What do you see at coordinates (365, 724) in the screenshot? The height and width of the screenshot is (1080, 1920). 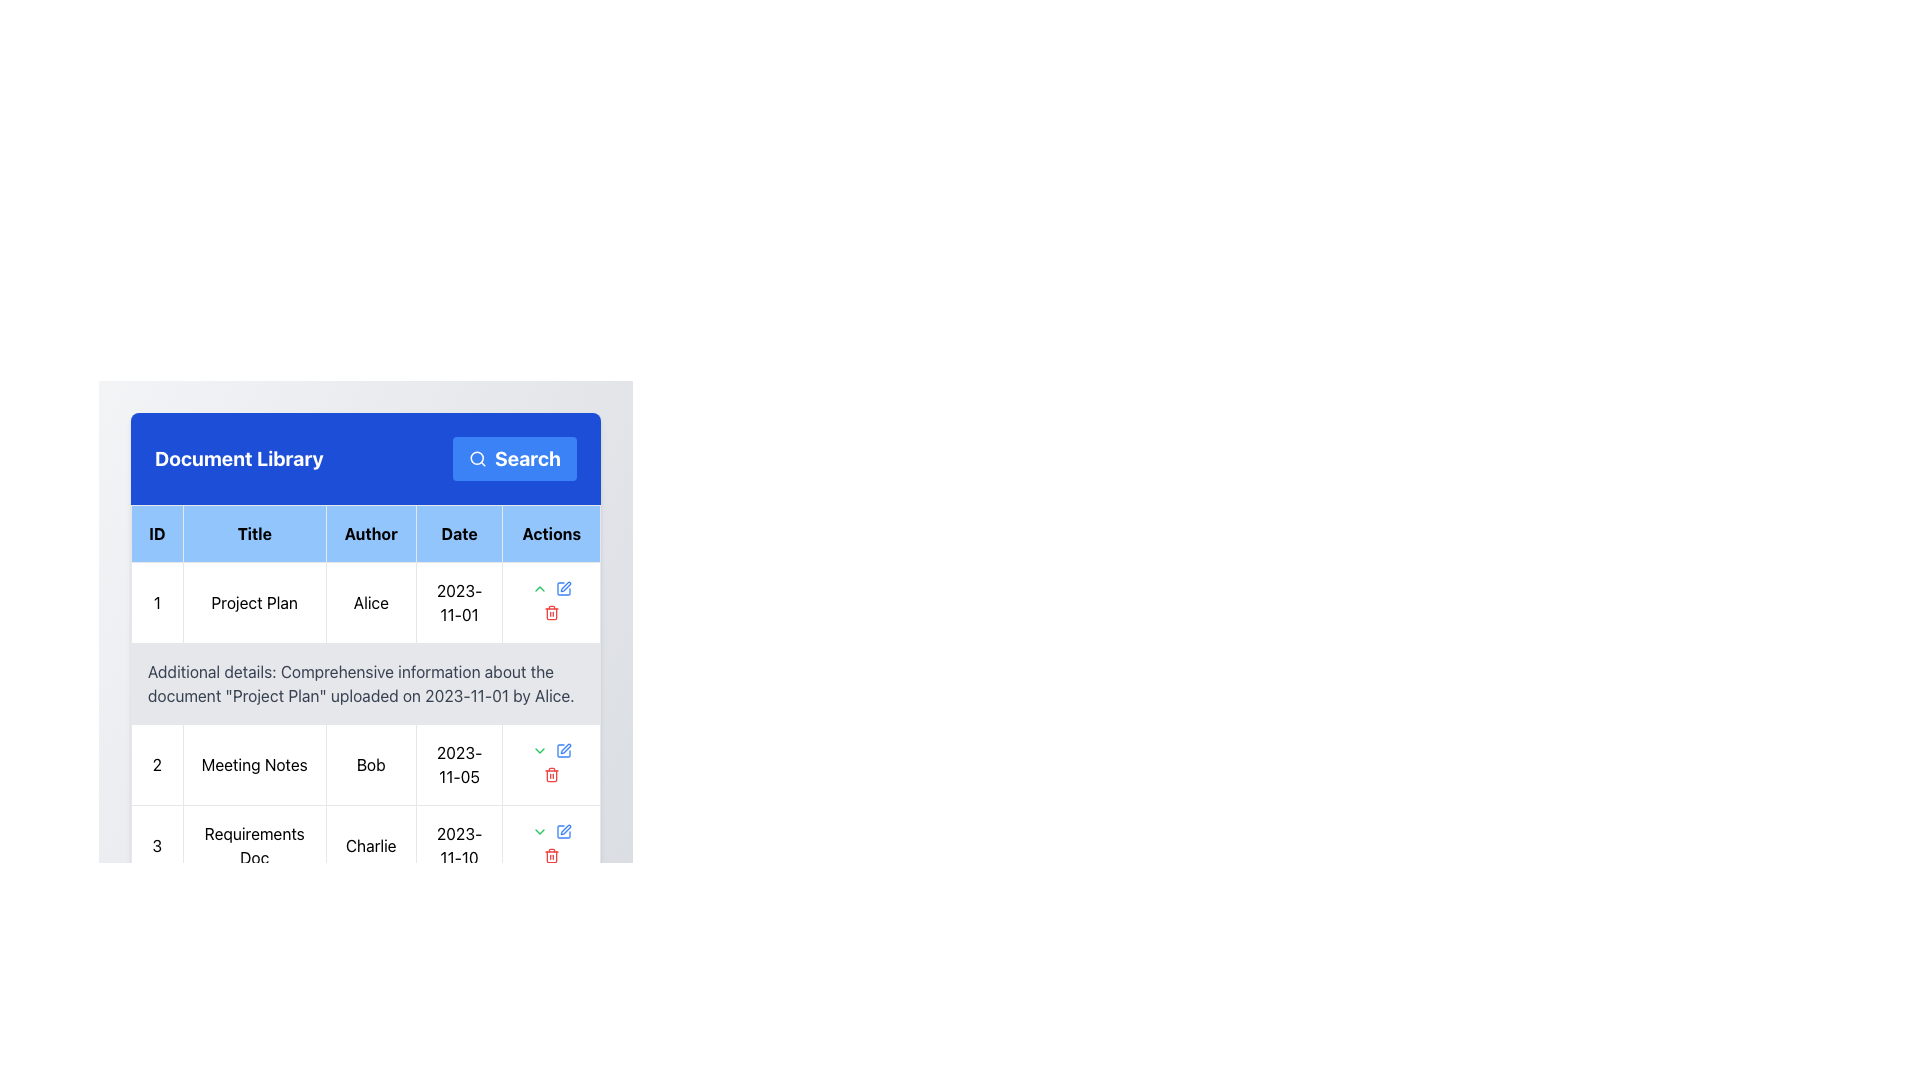 I see `the text block that provides detailed information about the document labeled 'Project Plan' located within the table cell` at bounding box center [365, 724].